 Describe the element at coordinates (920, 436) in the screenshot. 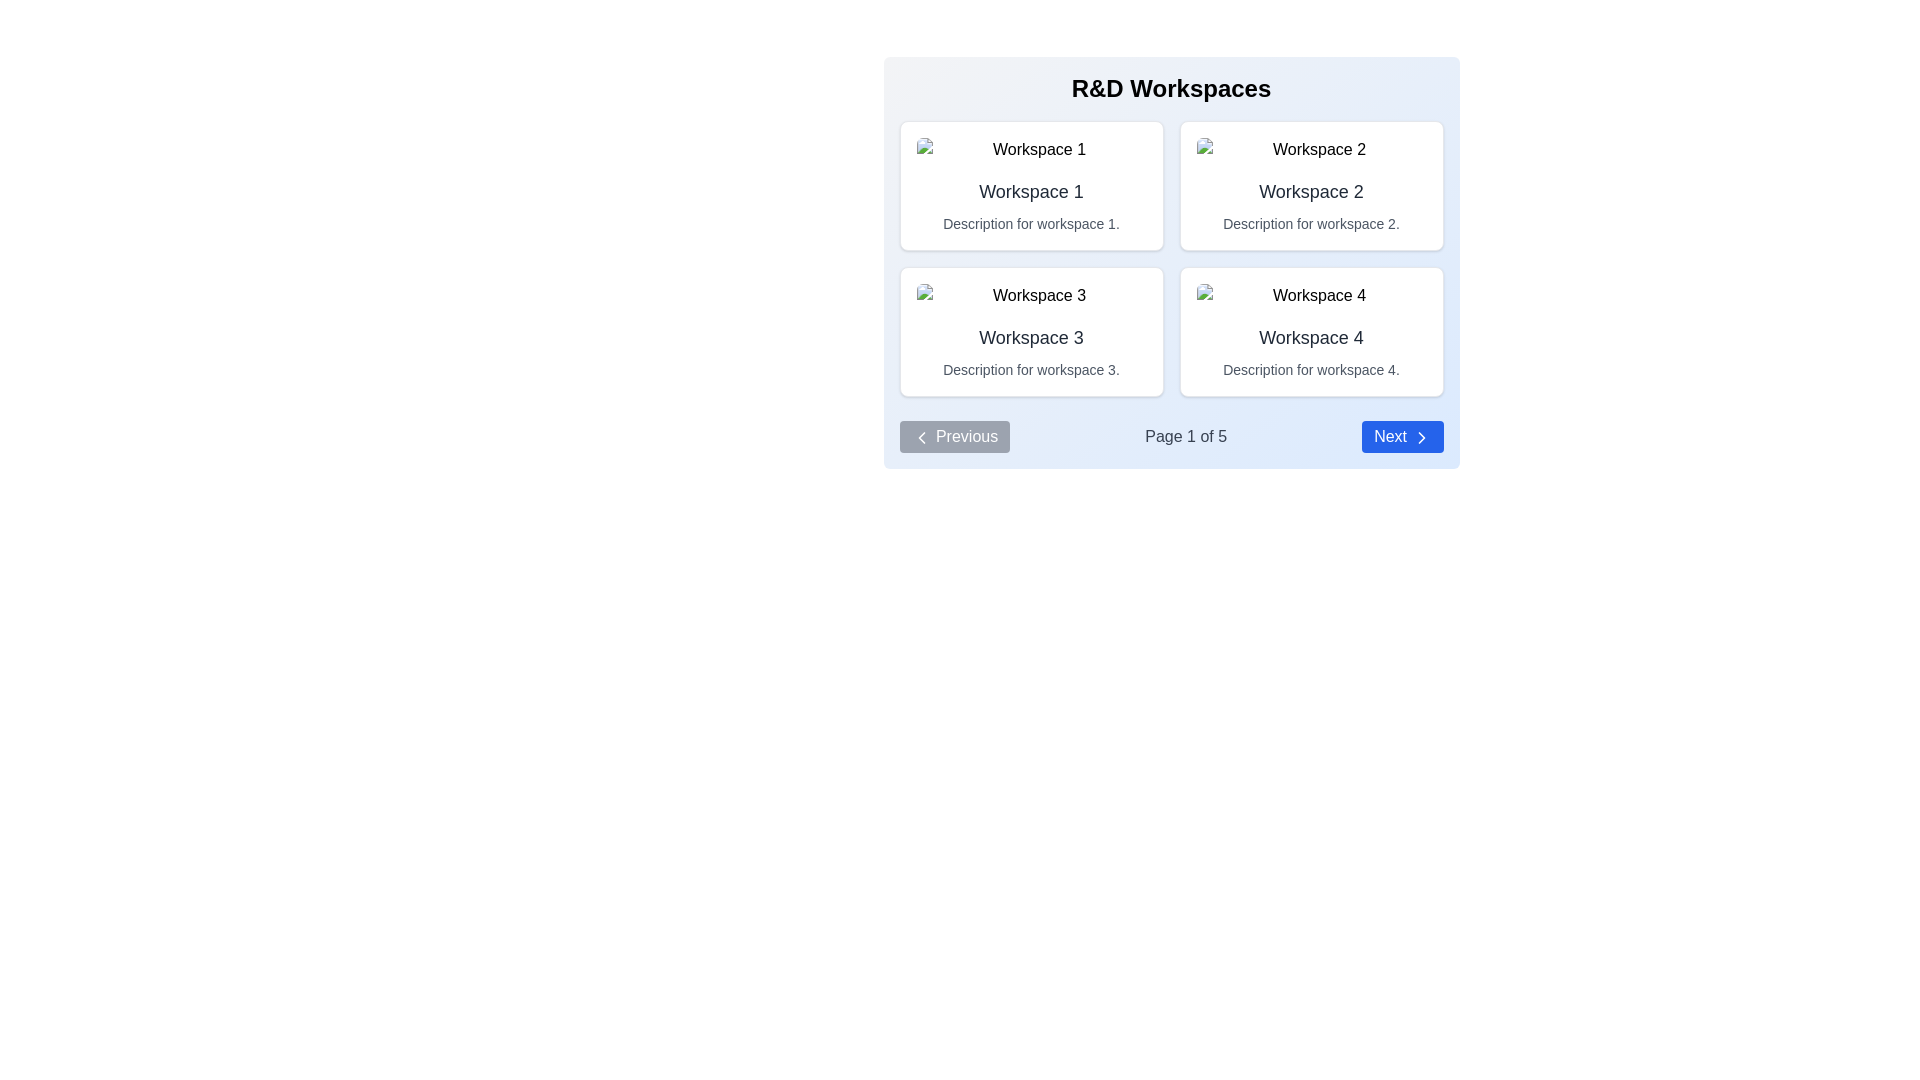

I see `the left-pointing chevron icon located inside the 'Previous' button at the bottom left corner of the interface` at that location.